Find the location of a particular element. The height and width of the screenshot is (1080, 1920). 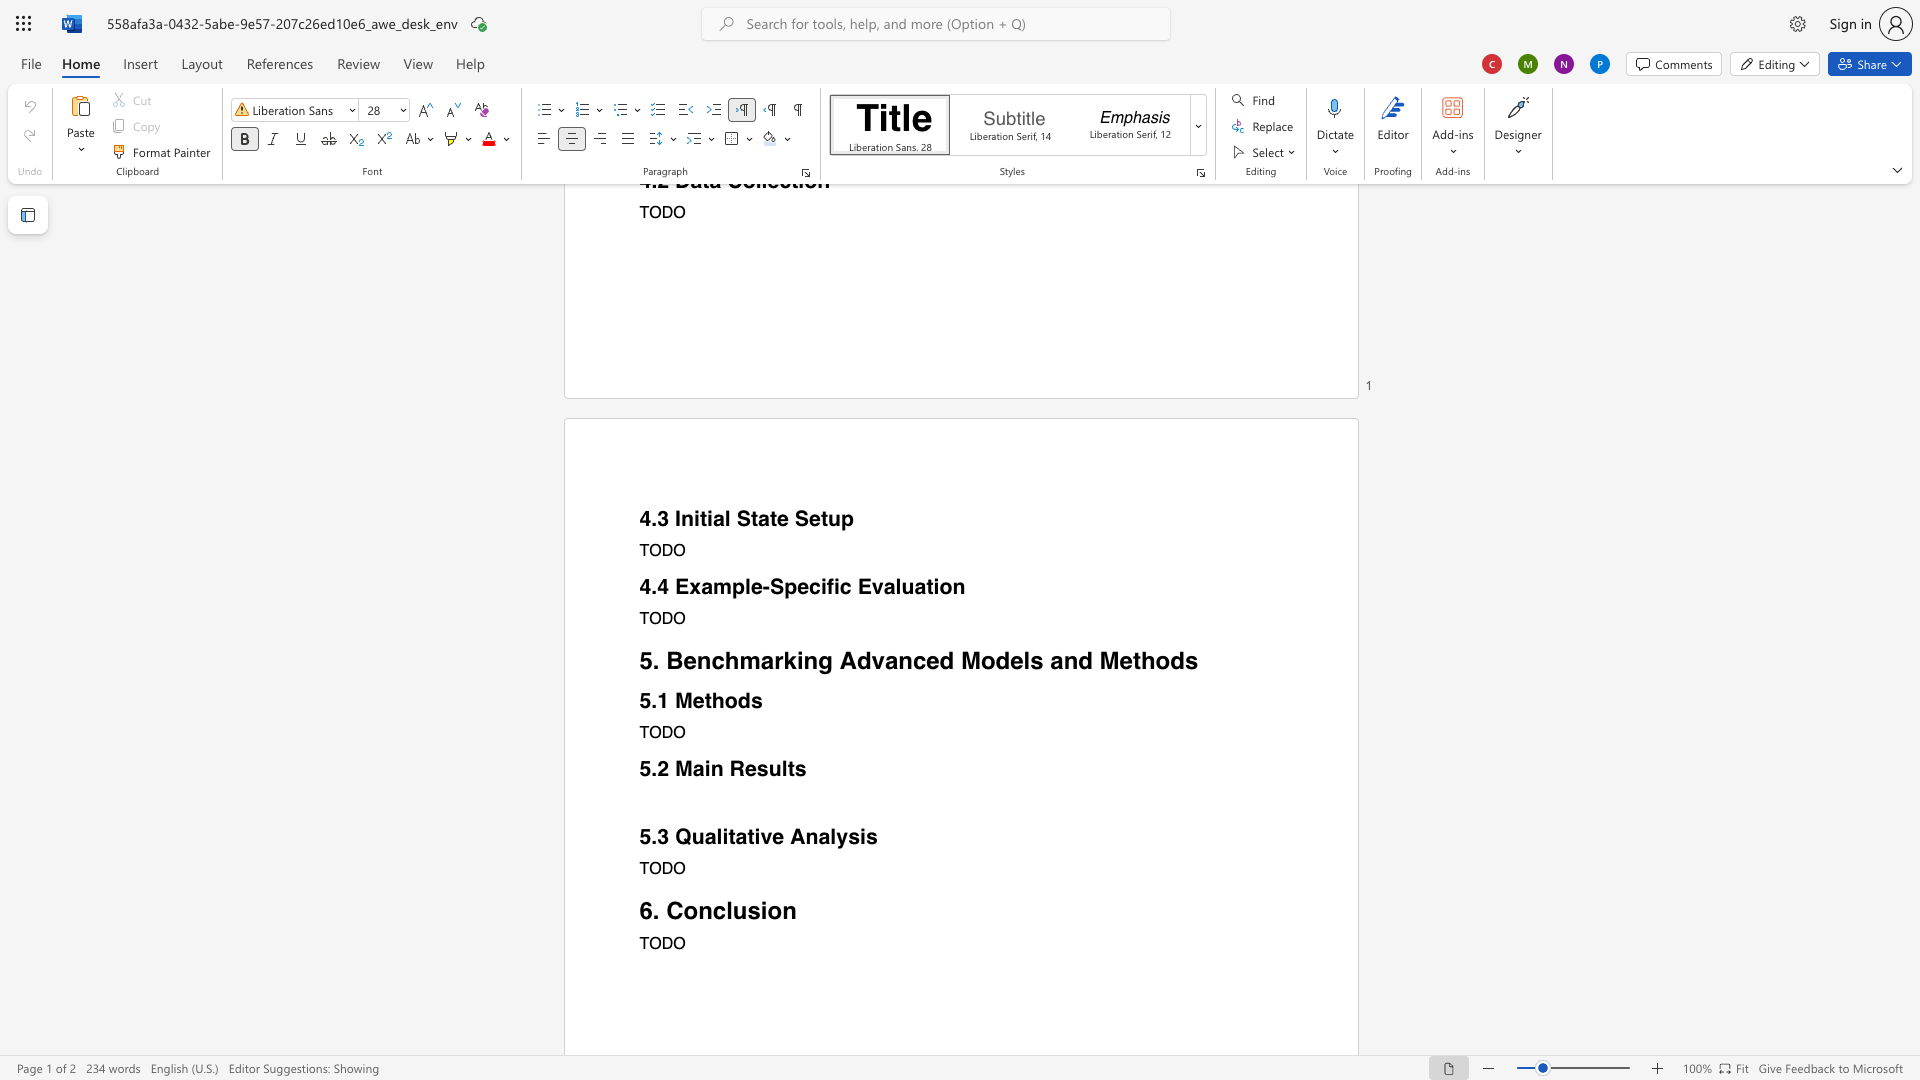

the subset text "ethod" within the text "5. Benchmarking Advanced Models and Methods" is located at coordinates (1118, 660).